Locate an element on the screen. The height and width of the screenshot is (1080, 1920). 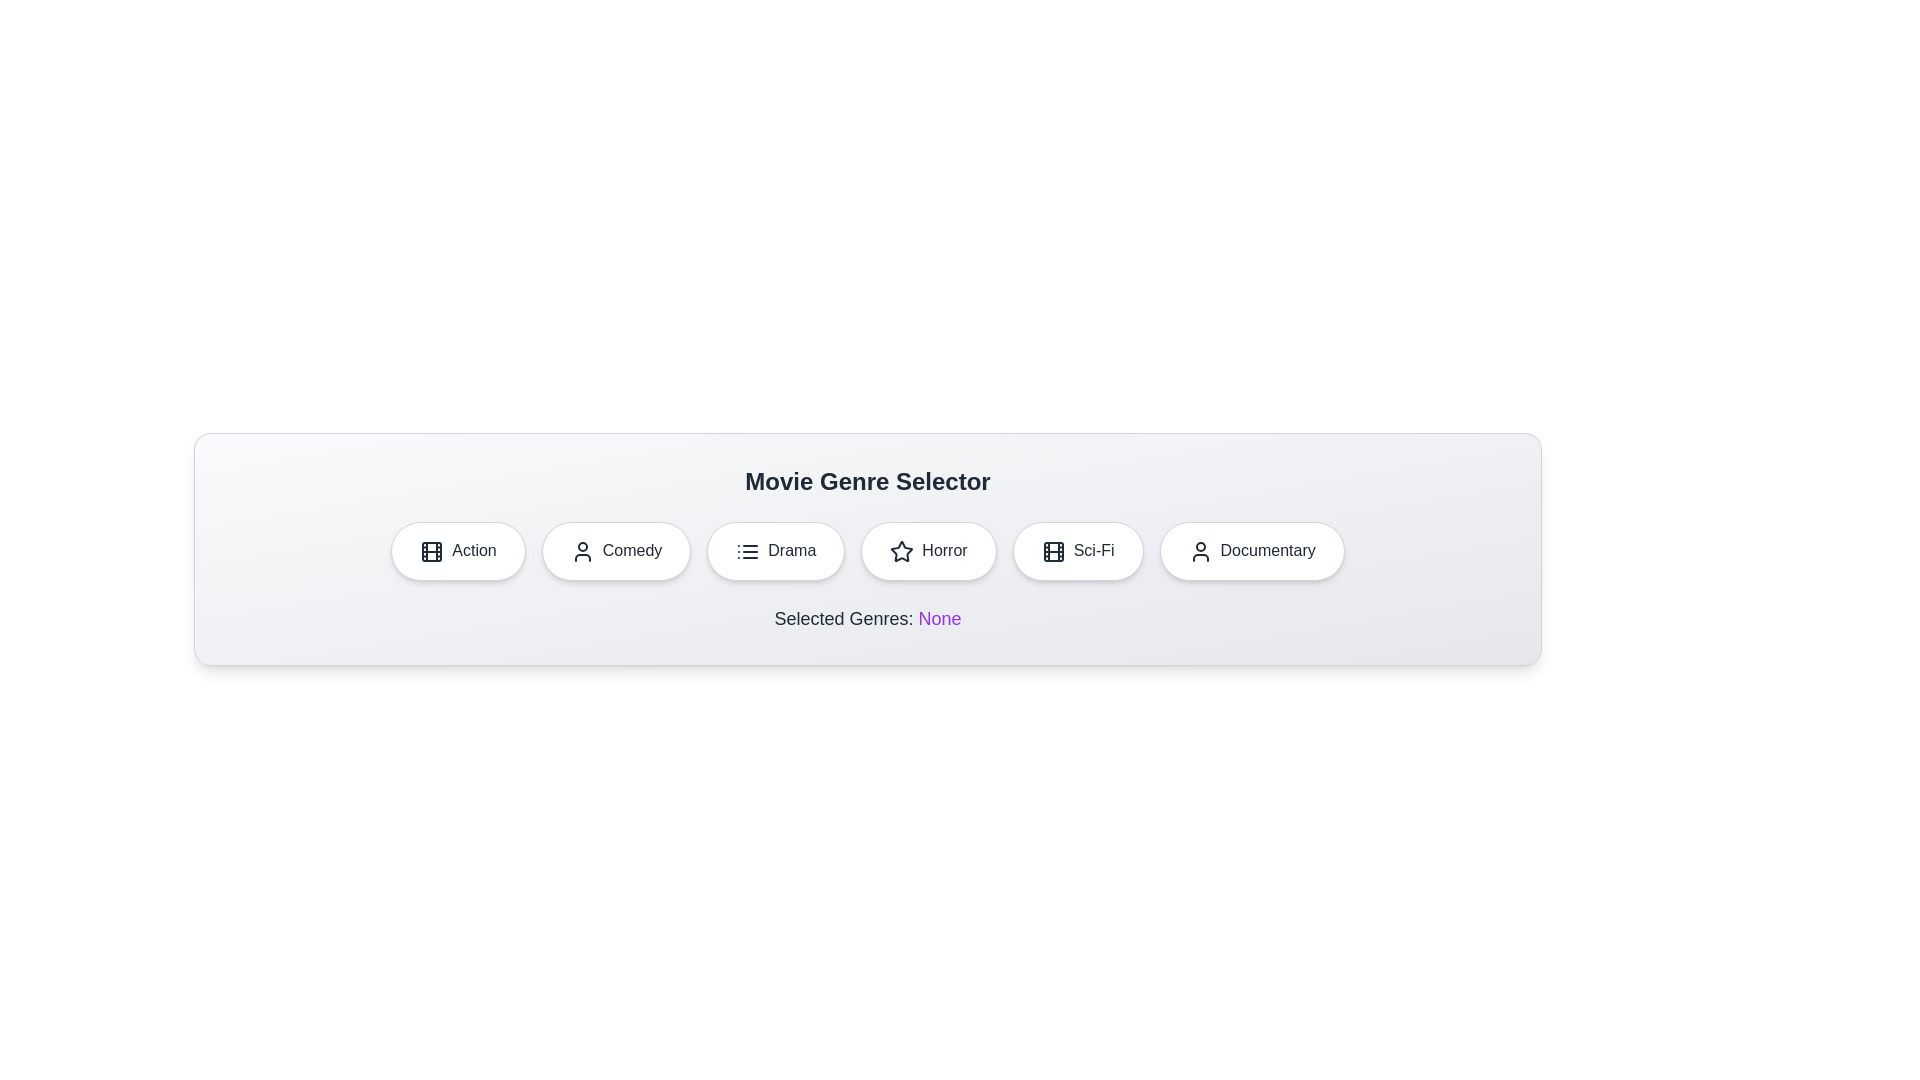
the star-shaped icon within the 'Horror' genre selector button, which is styled with a dark outline and positioned centrally among the genre buttons is located at coordinates (901, 551).